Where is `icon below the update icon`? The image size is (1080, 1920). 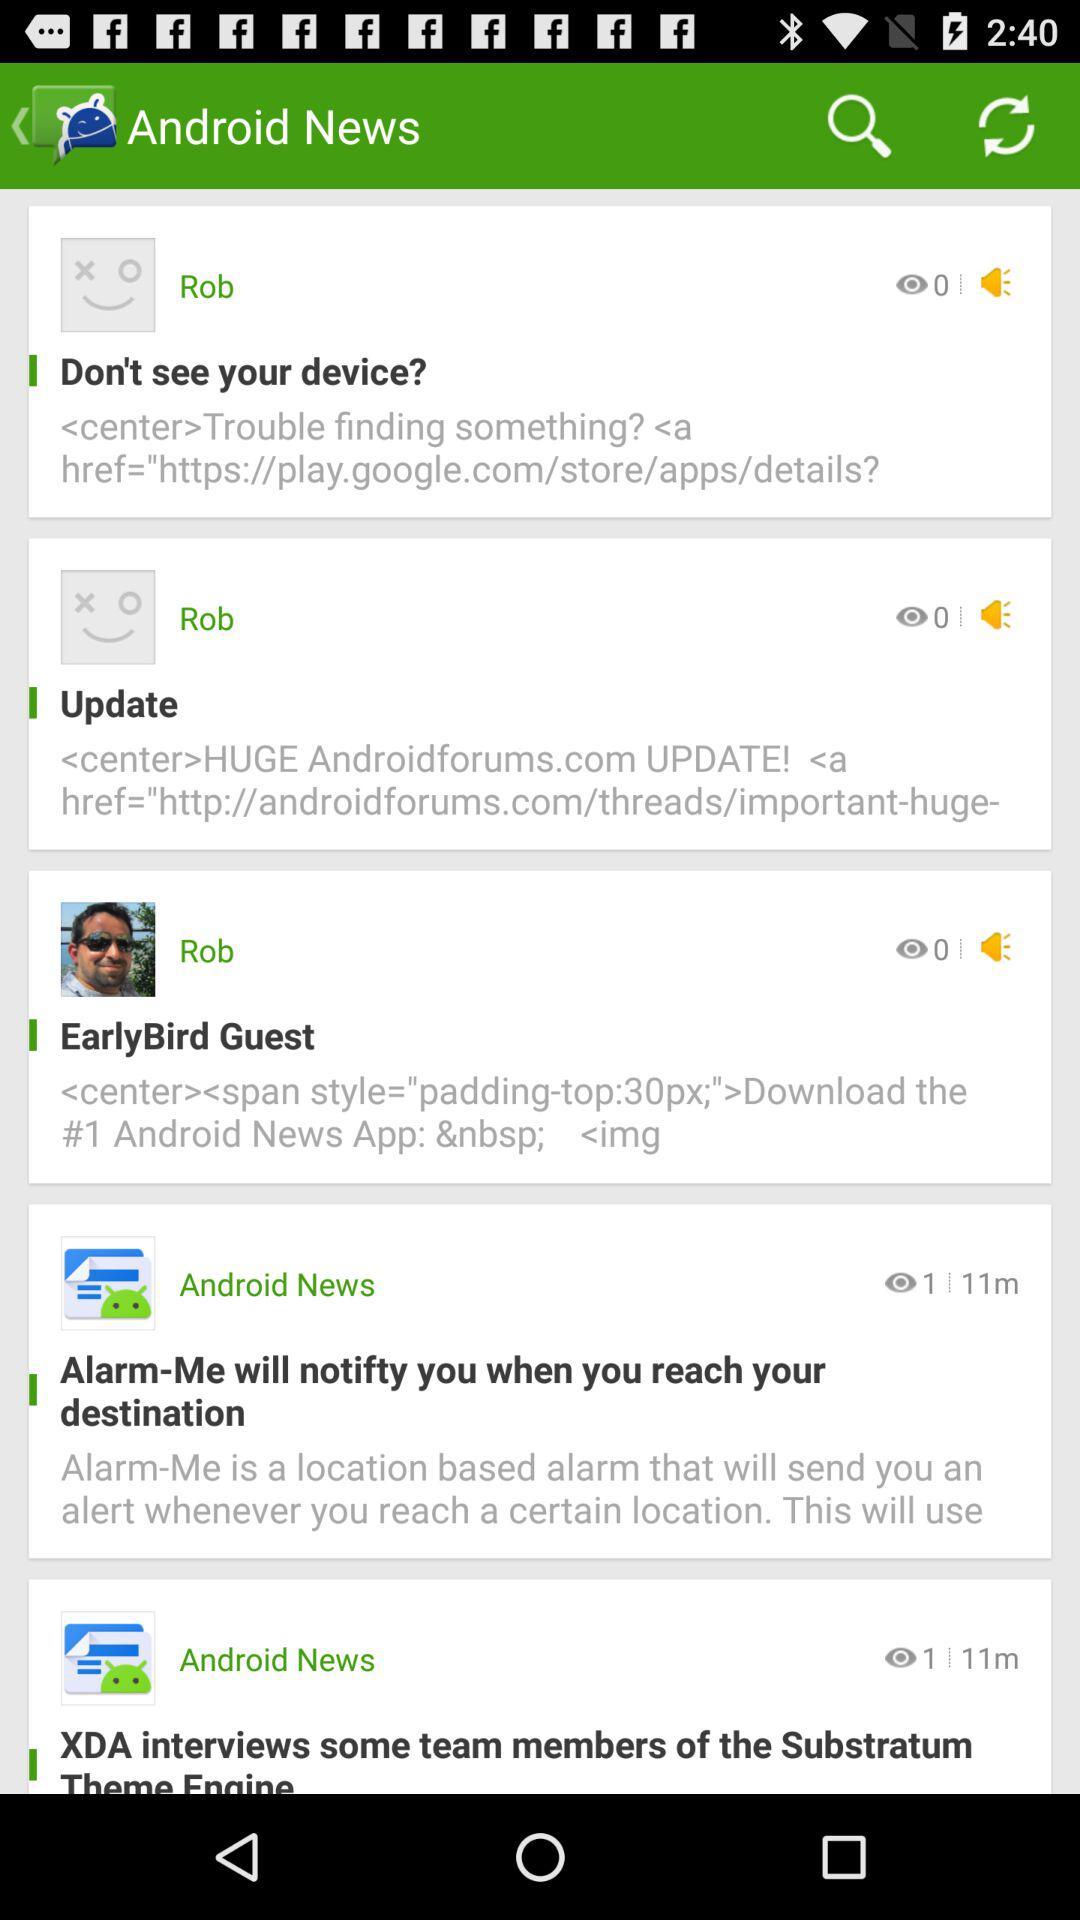
icon below the update icon is located at coordinates (540, 790).